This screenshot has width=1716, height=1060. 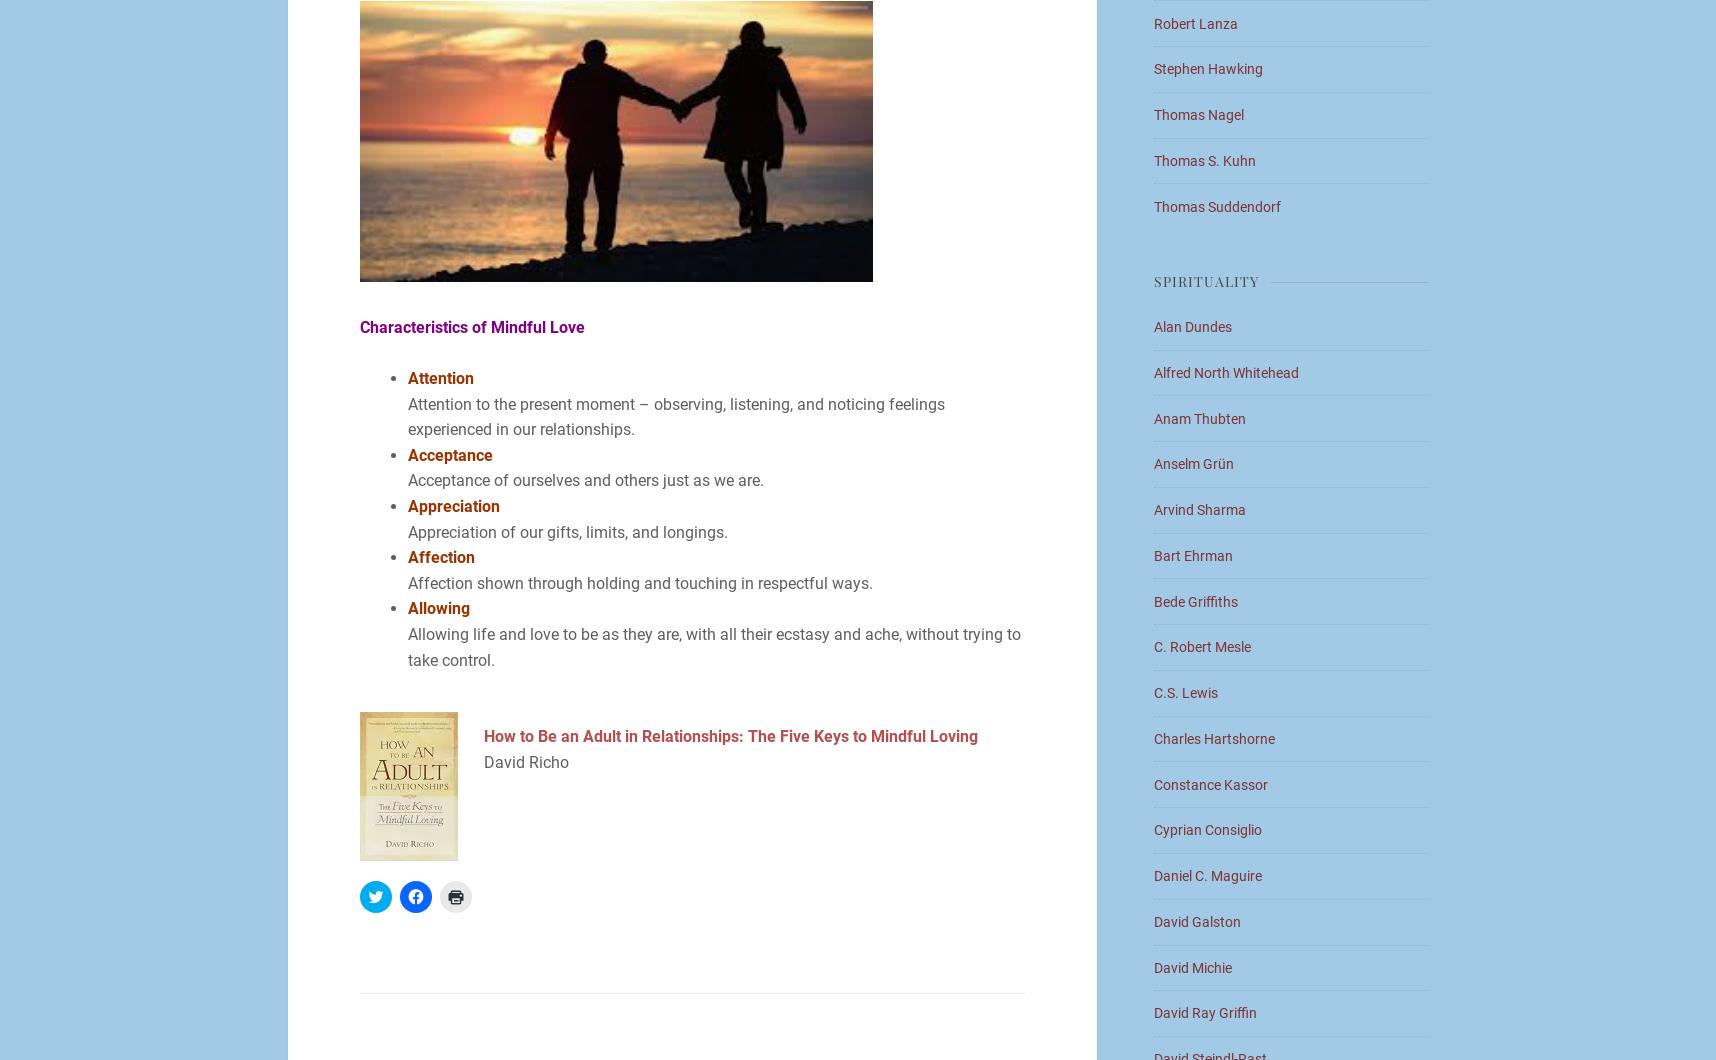 I want to click on 'Stephen Hawking', so click(x=1153, y=69).